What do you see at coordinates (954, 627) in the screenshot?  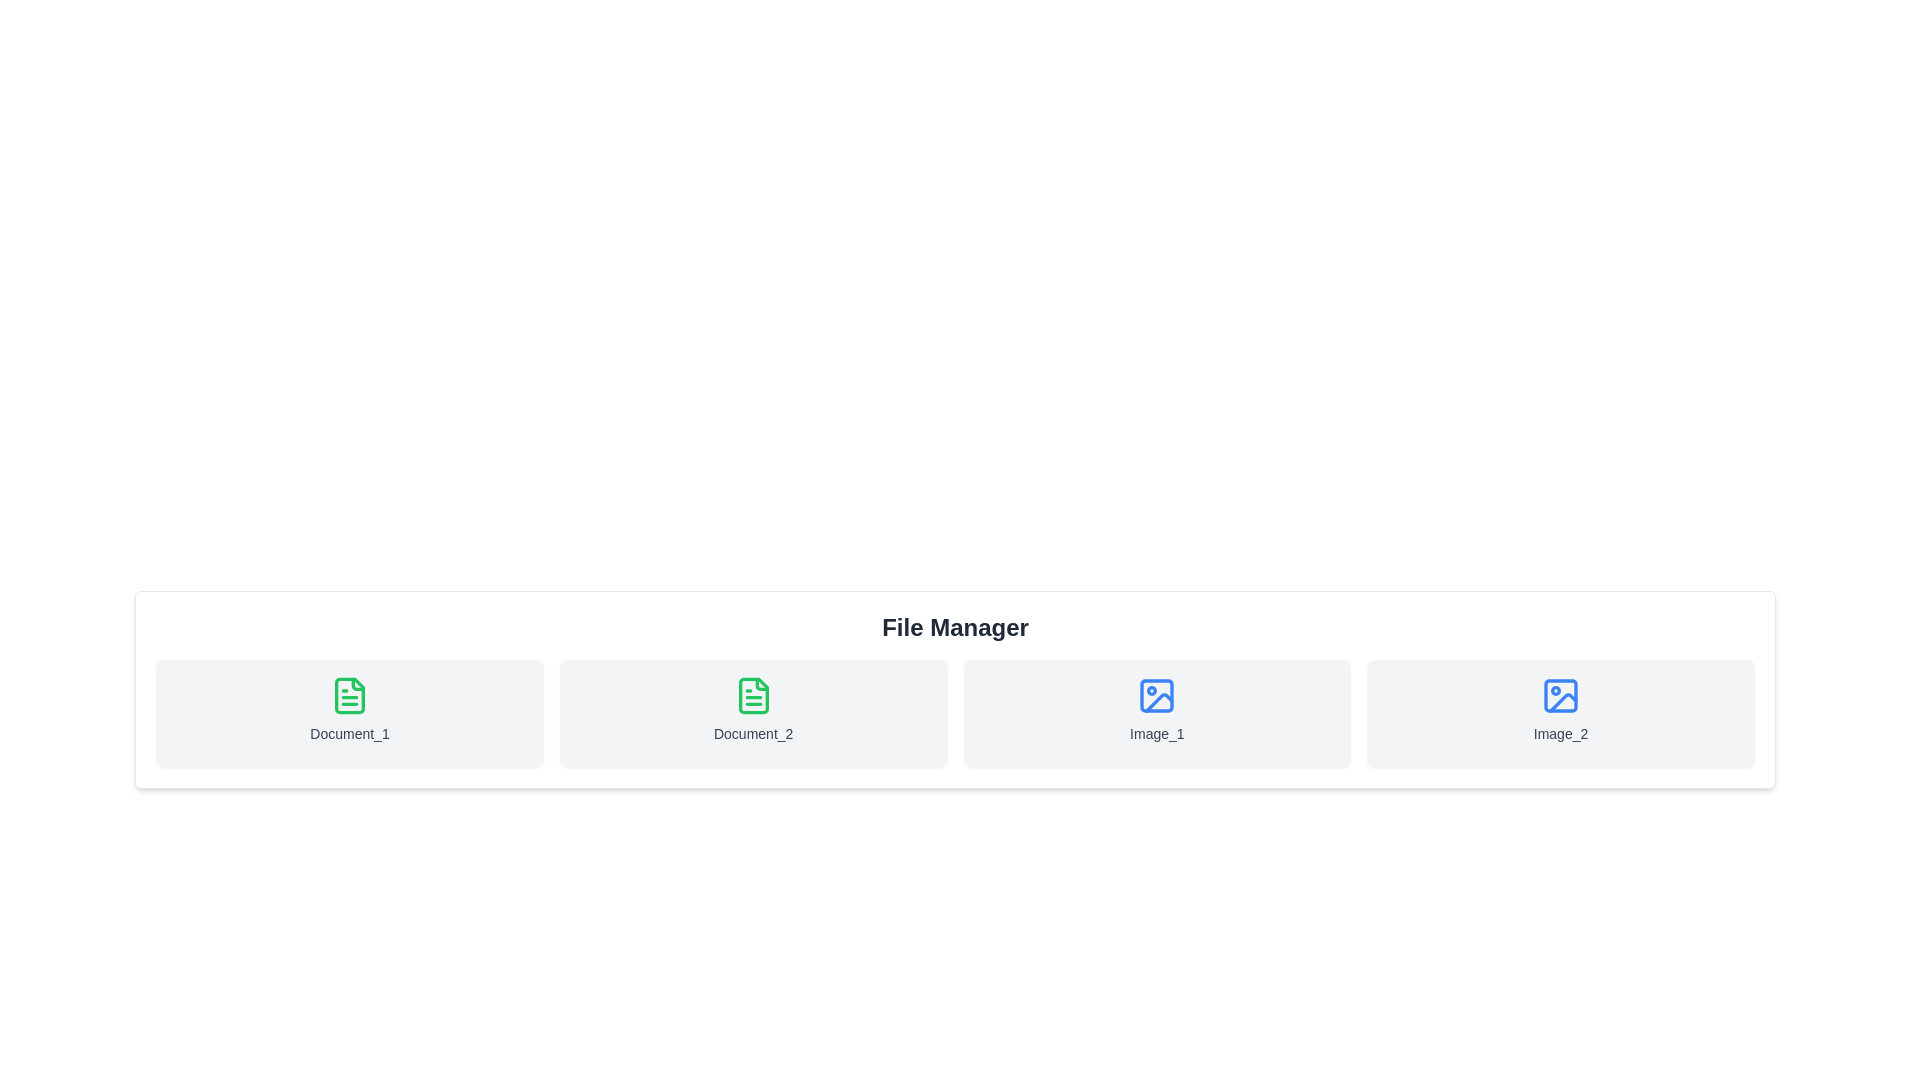 I see `the header text labeled 'File Manager', which is styled in a large, bold dark gray font and positioned above a grid layout of files and images` at bounding box center [954, 627].